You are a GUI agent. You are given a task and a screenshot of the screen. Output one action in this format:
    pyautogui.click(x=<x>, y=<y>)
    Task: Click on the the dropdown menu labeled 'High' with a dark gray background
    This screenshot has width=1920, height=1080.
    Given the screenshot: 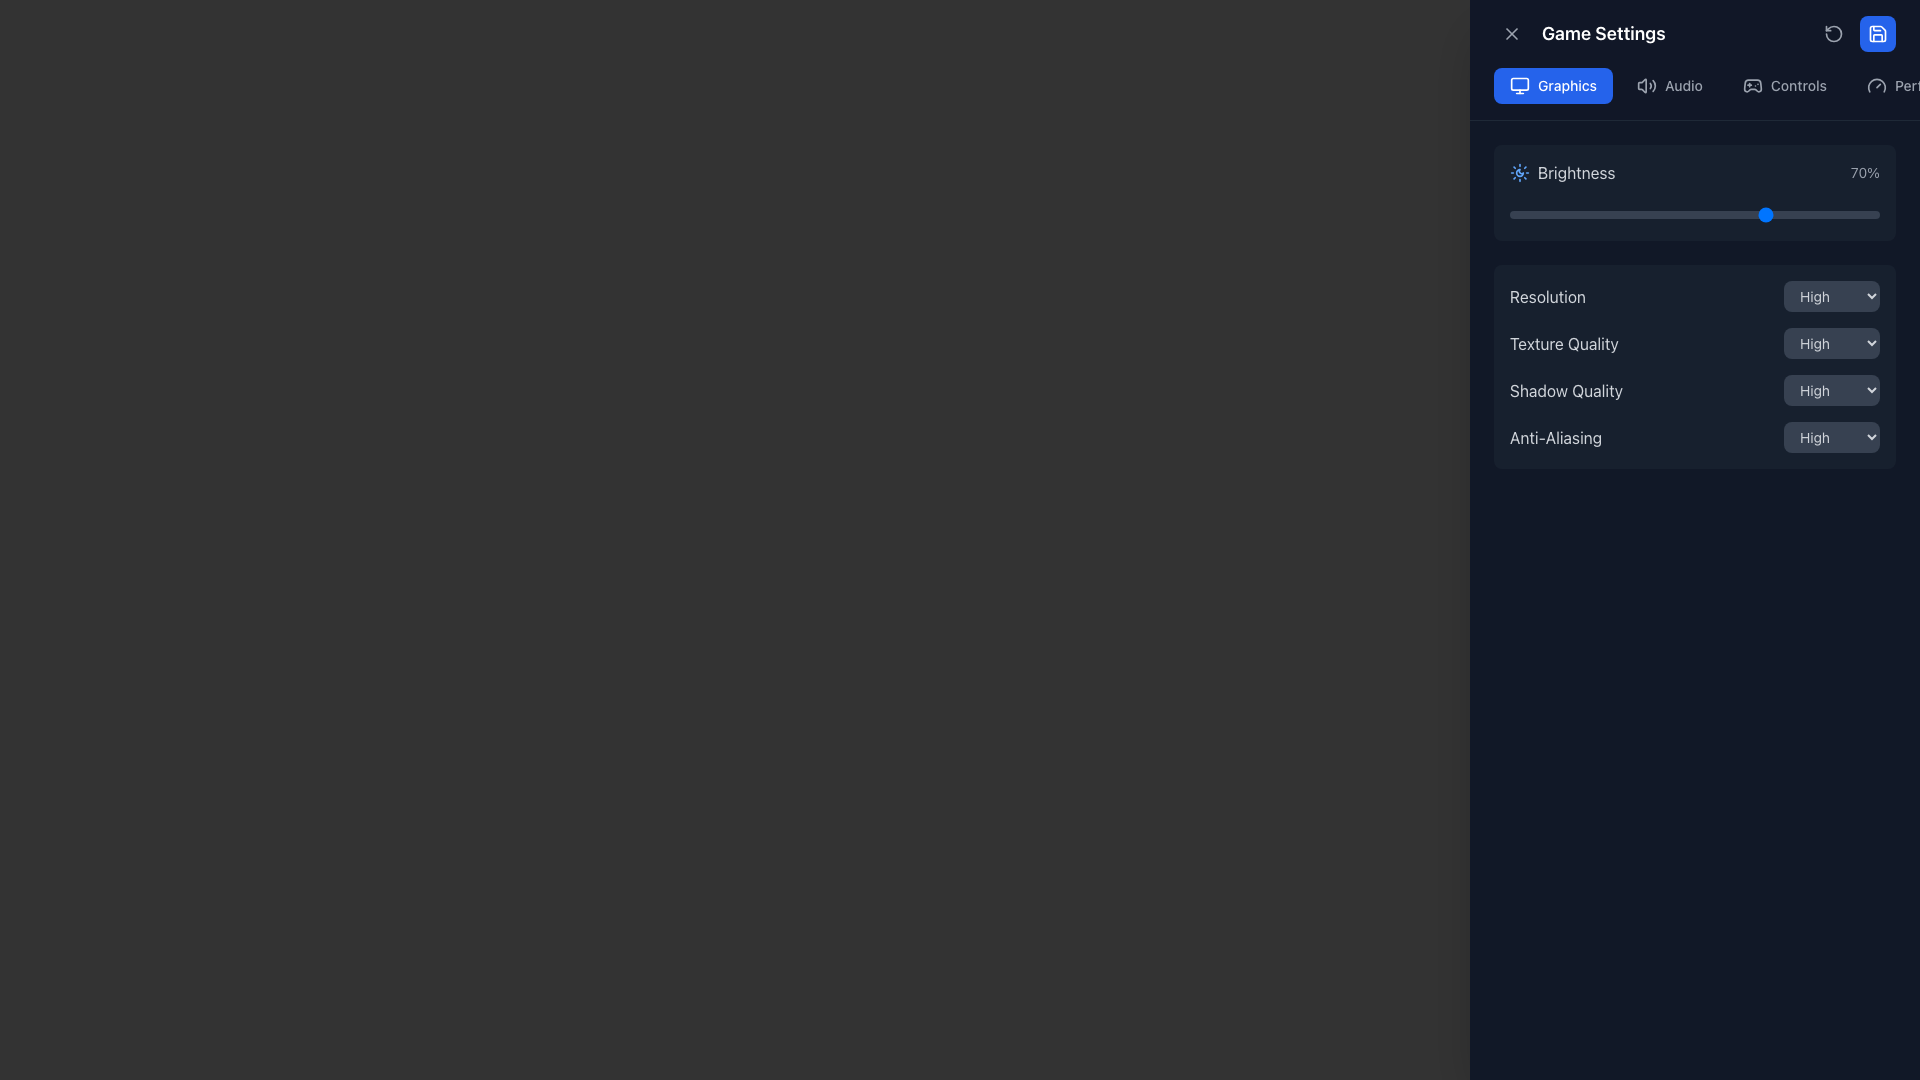 What is the action you would take?
    pyautogui.click(x=1832, y=296)
    